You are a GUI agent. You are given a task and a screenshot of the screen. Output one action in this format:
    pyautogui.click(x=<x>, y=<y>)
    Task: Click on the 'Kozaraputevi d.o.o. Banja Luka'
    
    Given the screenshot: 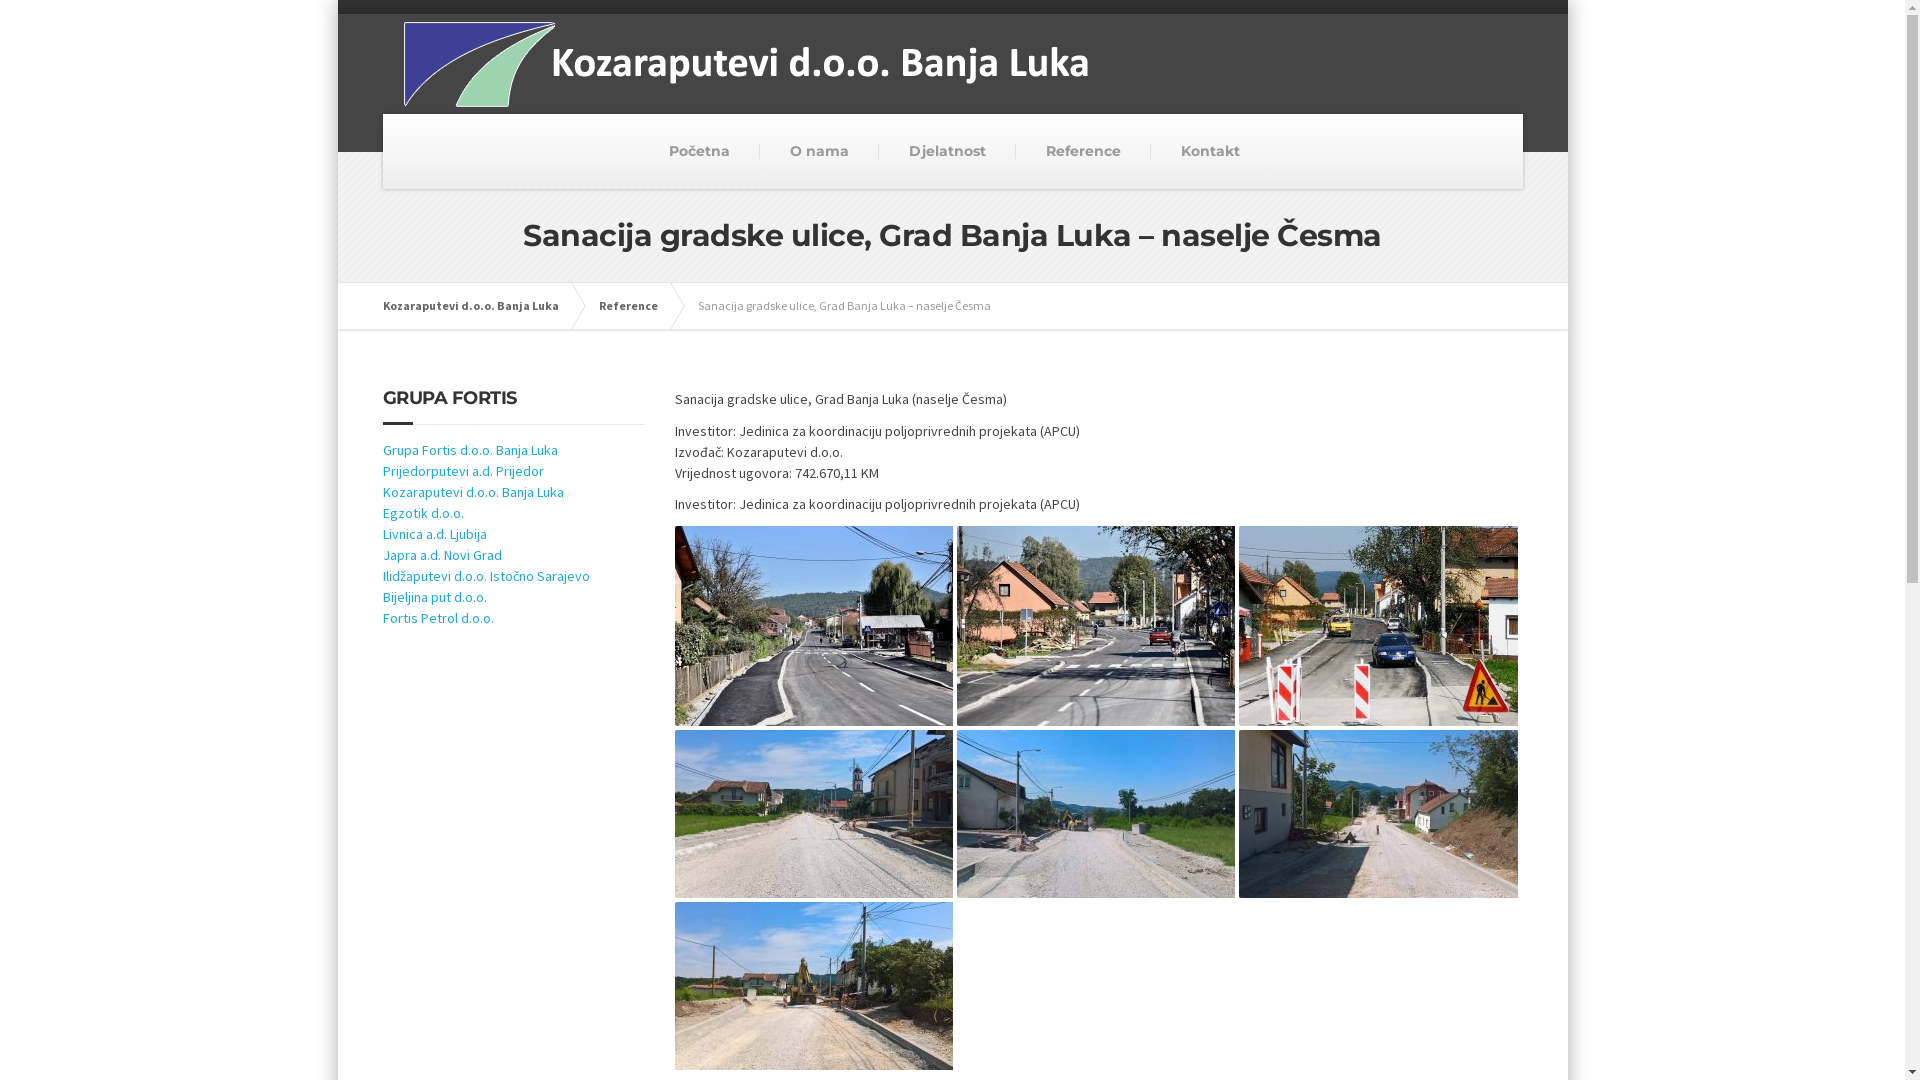 What is the action you would take?
    pyautogui.click(x=480, y=305)
    